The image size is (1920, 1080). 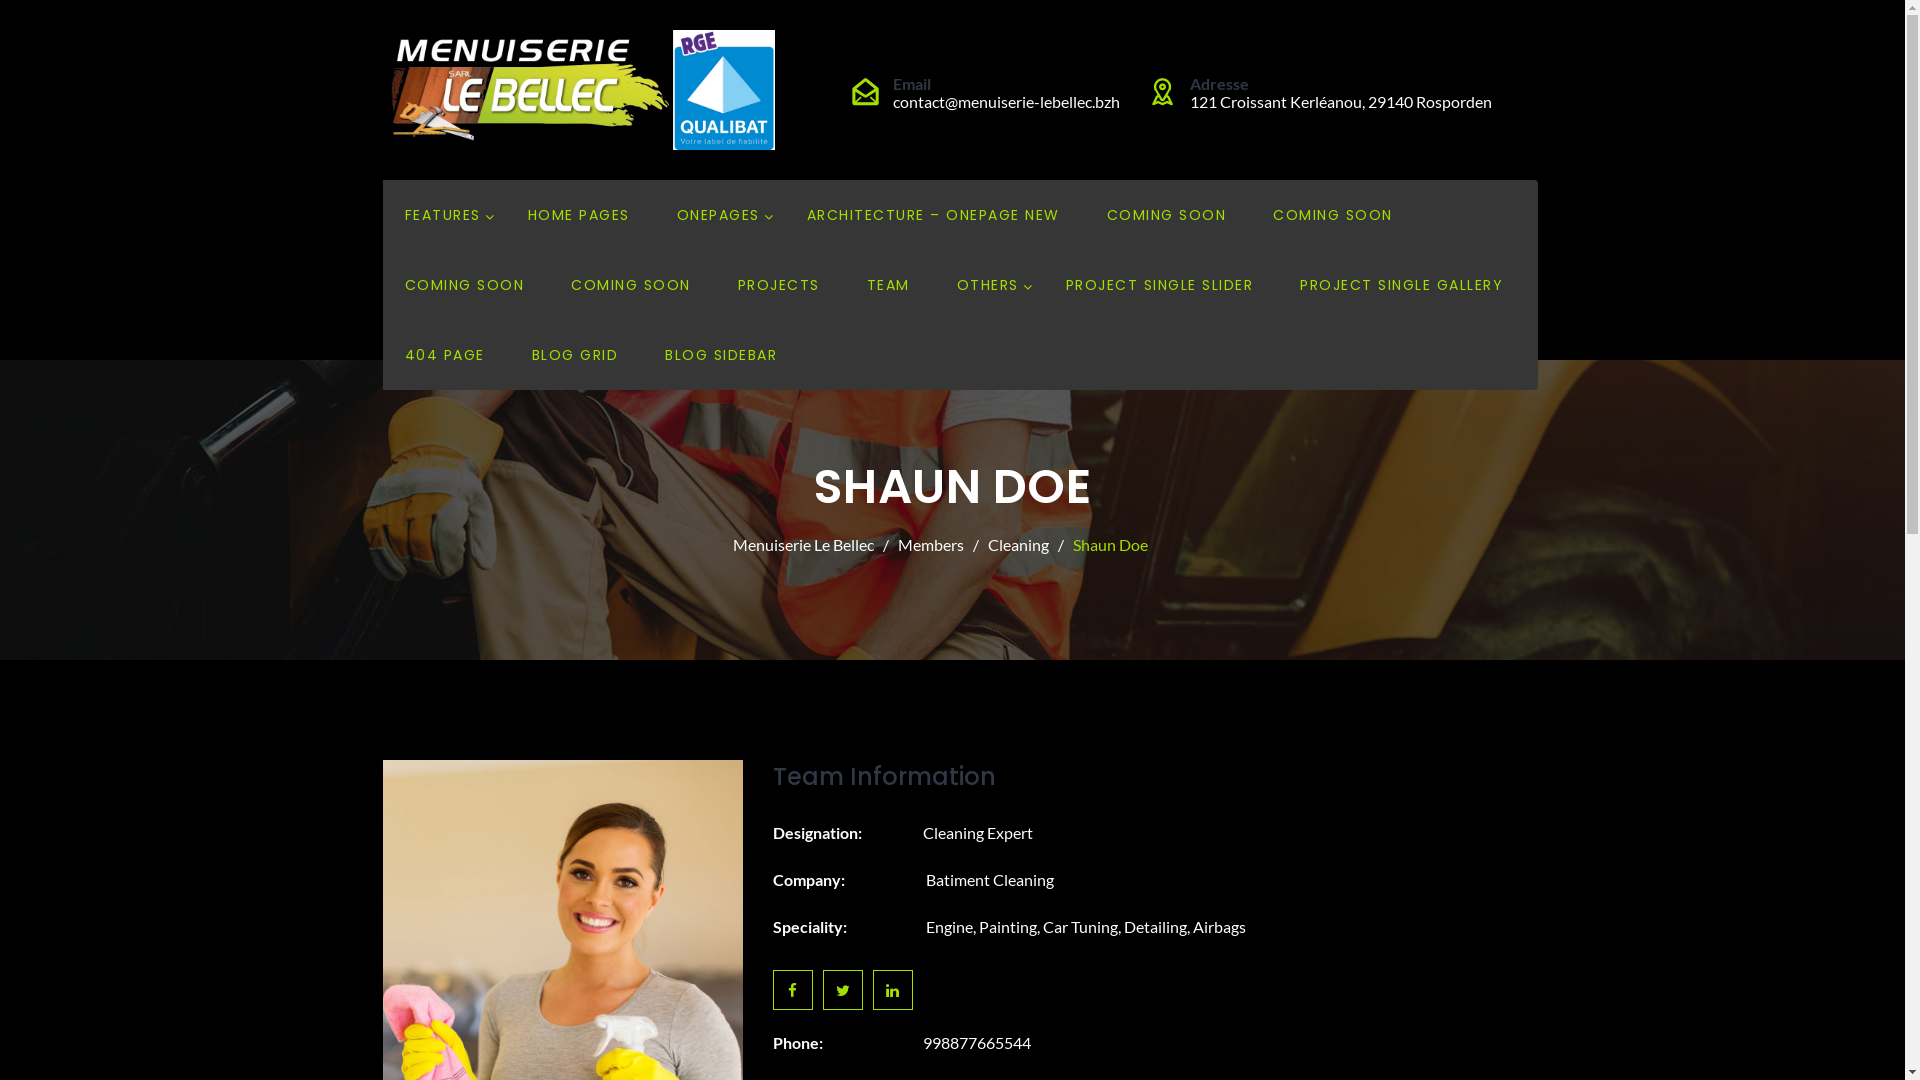 I want to click on 'OTHERS', so click(x=954, y=285).